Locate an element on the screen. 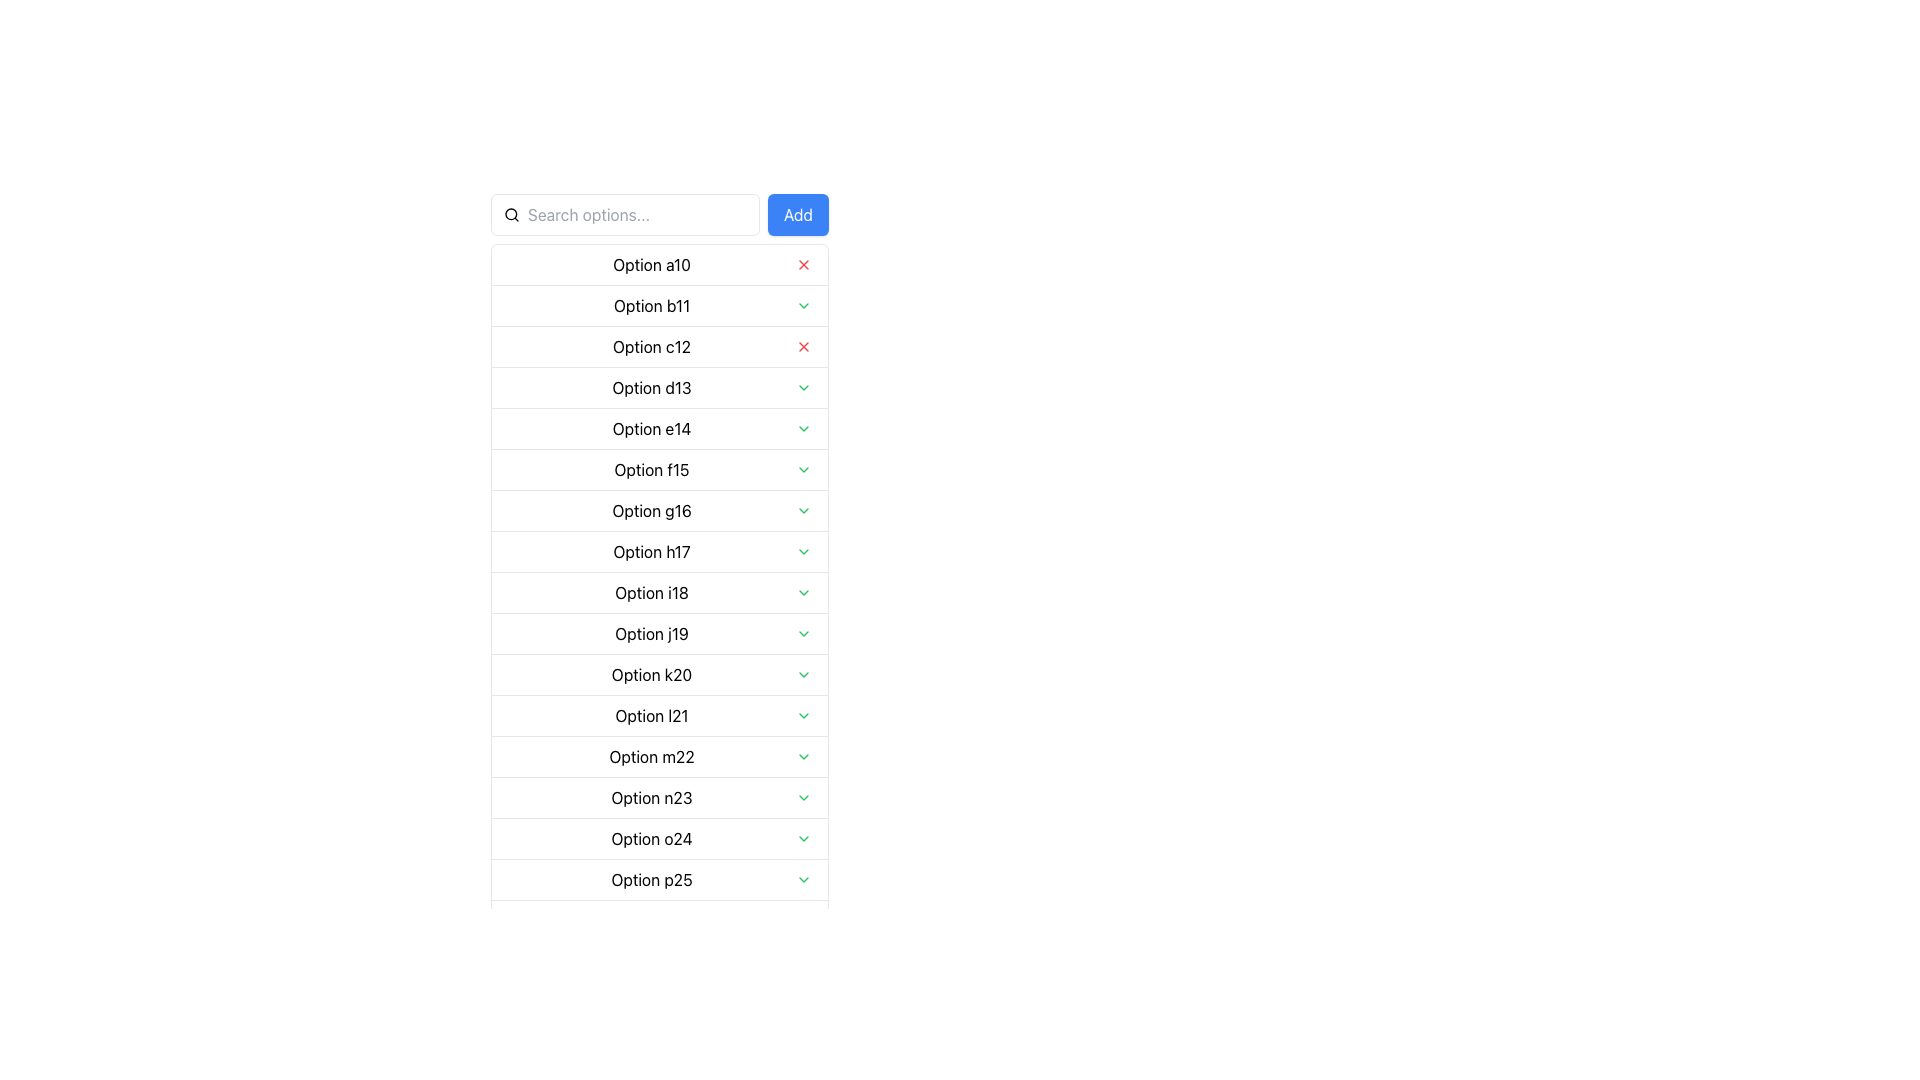 The width and height of the screenshot is (1920, 1080). the Chevron icon (expand or dropdown indicator) located to the right of the 'Option k20' label, which indicates expandable options is located at coordinates (804, 675).